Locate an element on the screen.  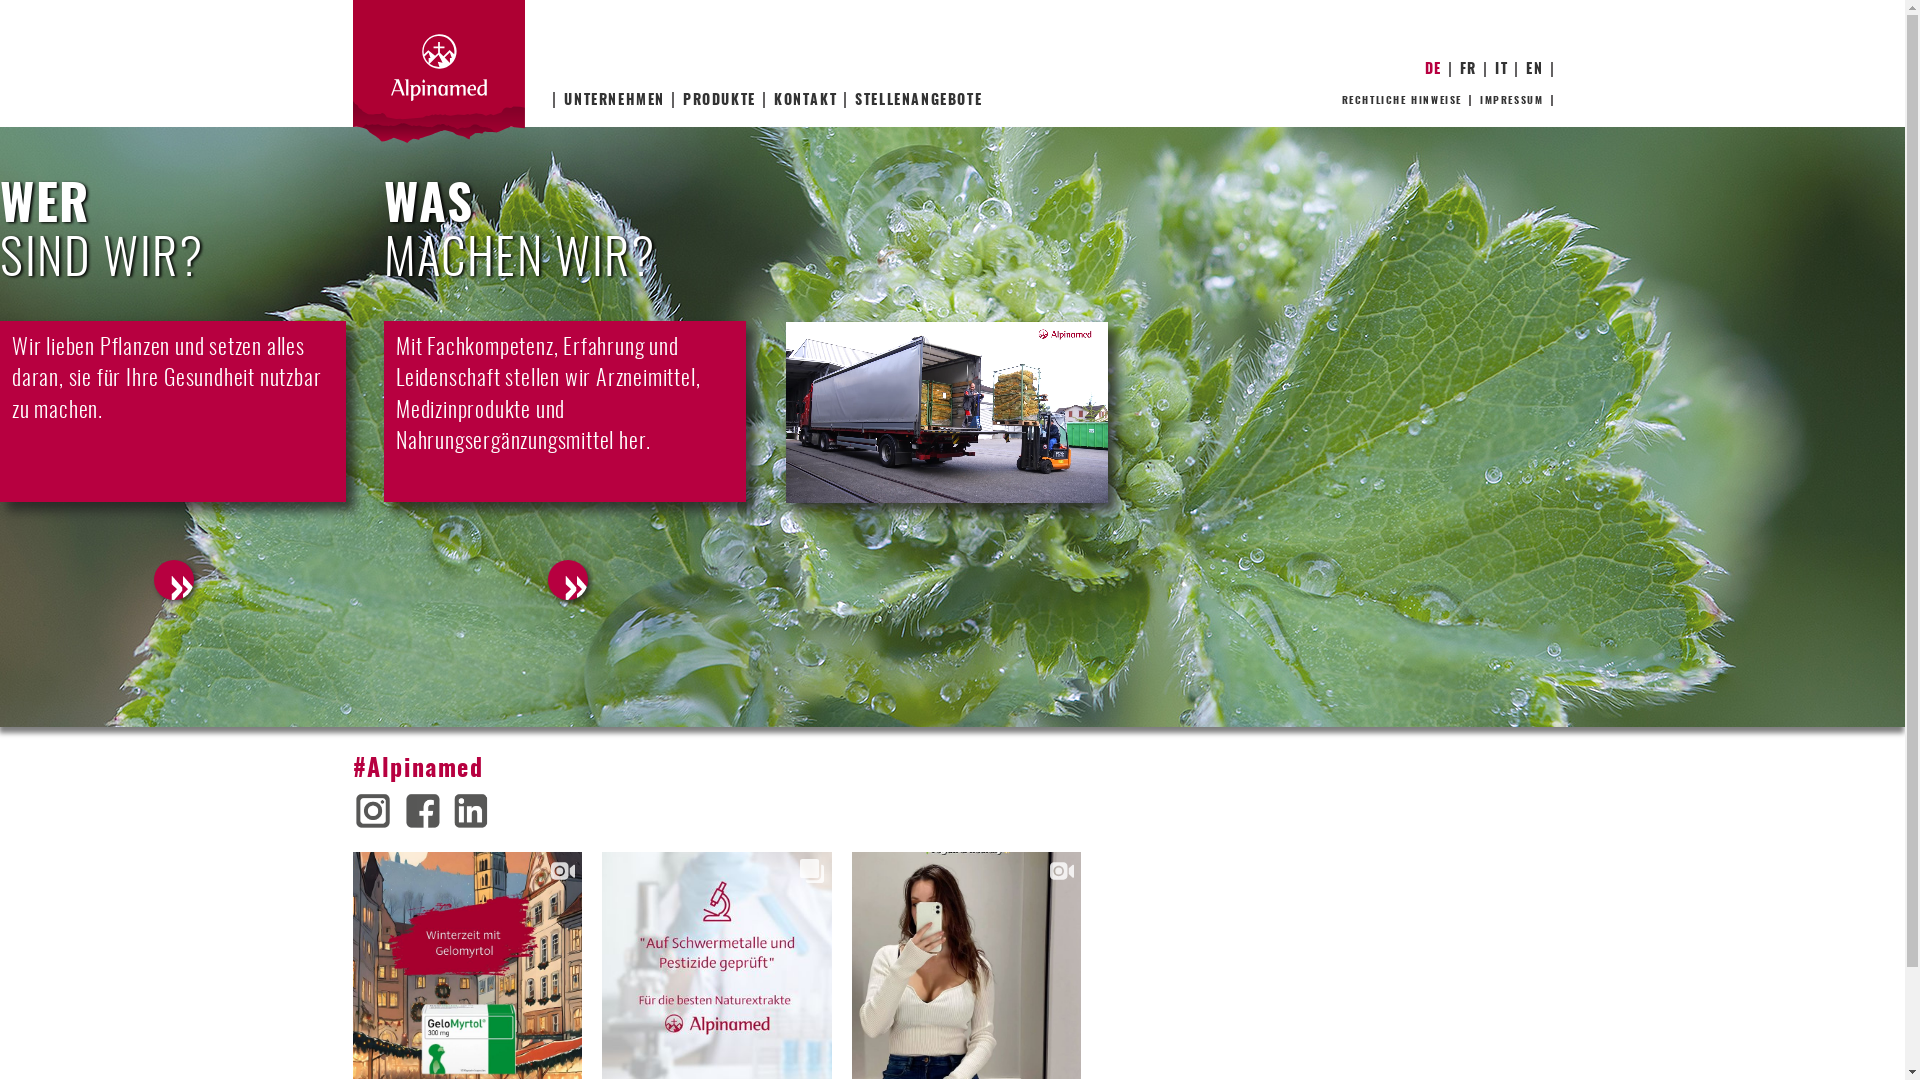
'EN' is located at coordinates (1533, 68).